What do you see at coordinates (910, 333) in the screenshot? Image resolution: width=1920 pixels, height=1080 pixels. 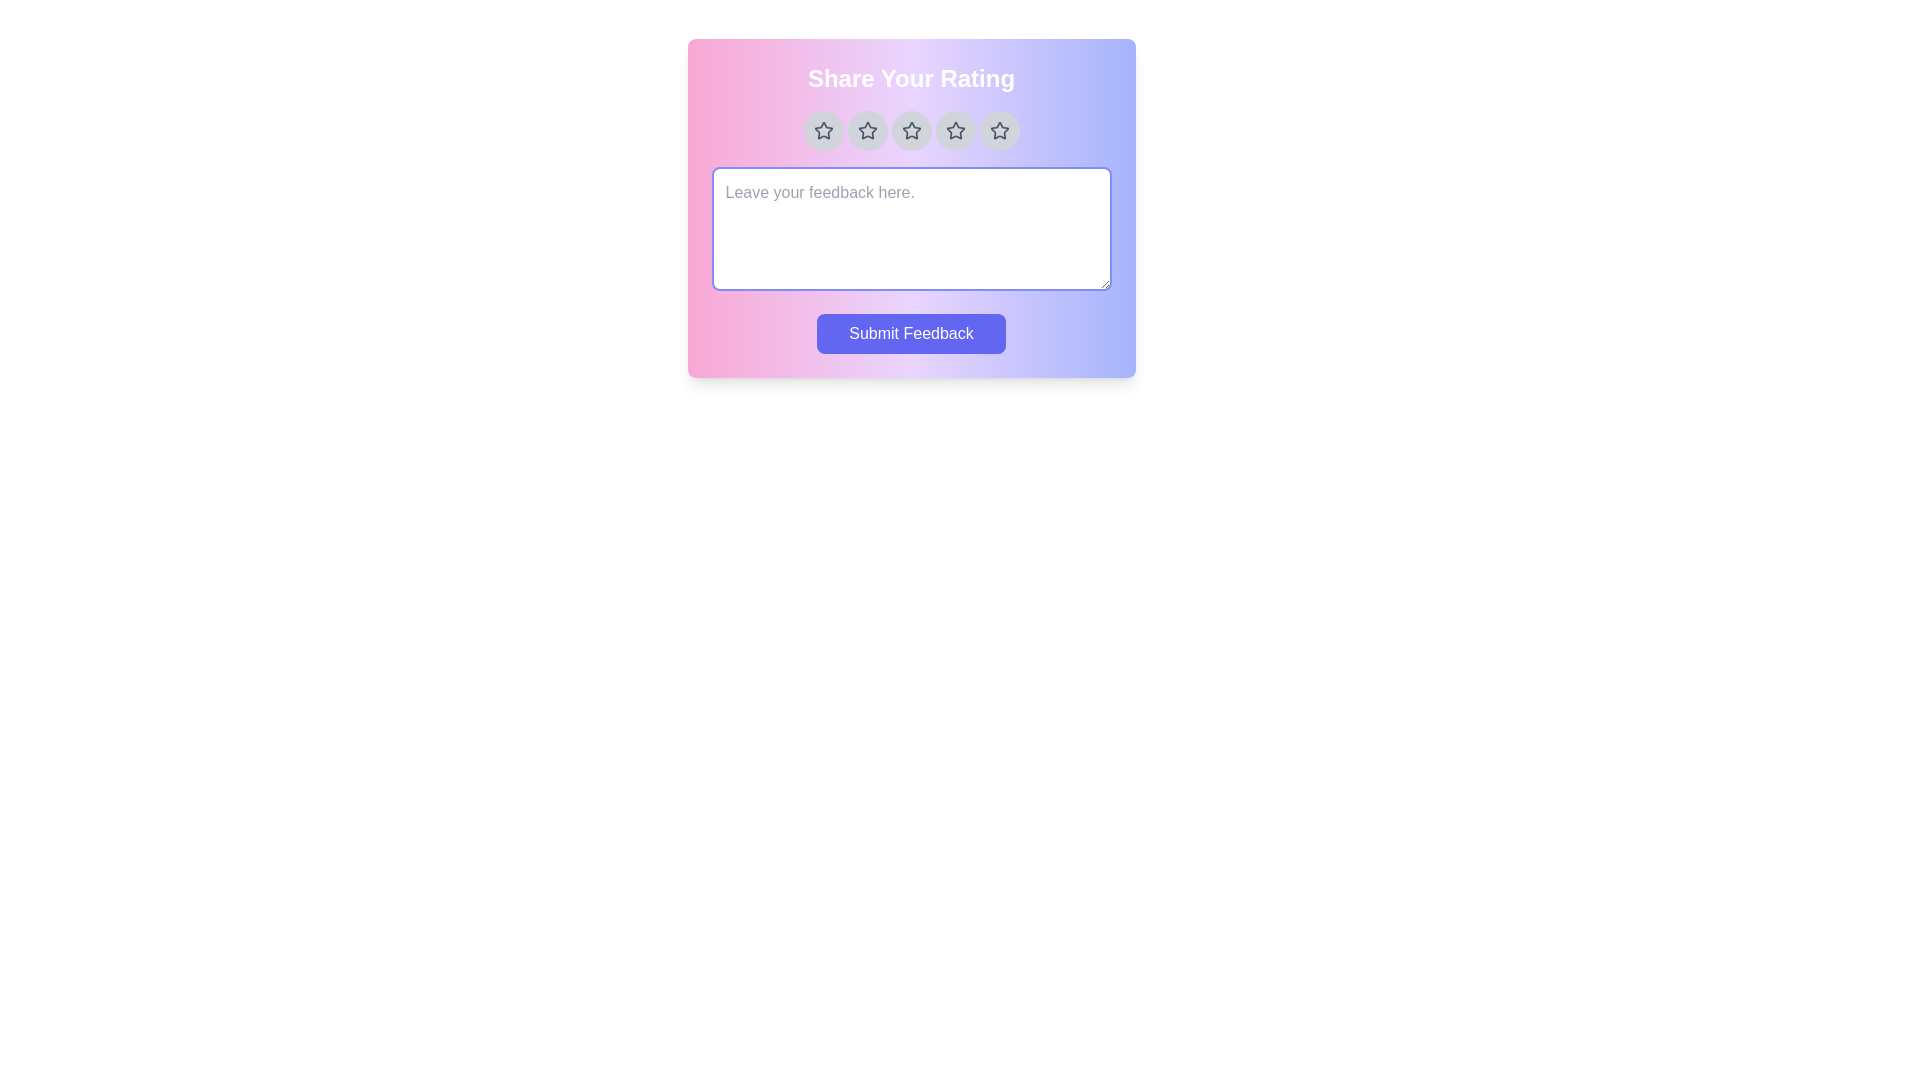 I see `the 'Submit Feedback' button` at bounding box center [910, 333].